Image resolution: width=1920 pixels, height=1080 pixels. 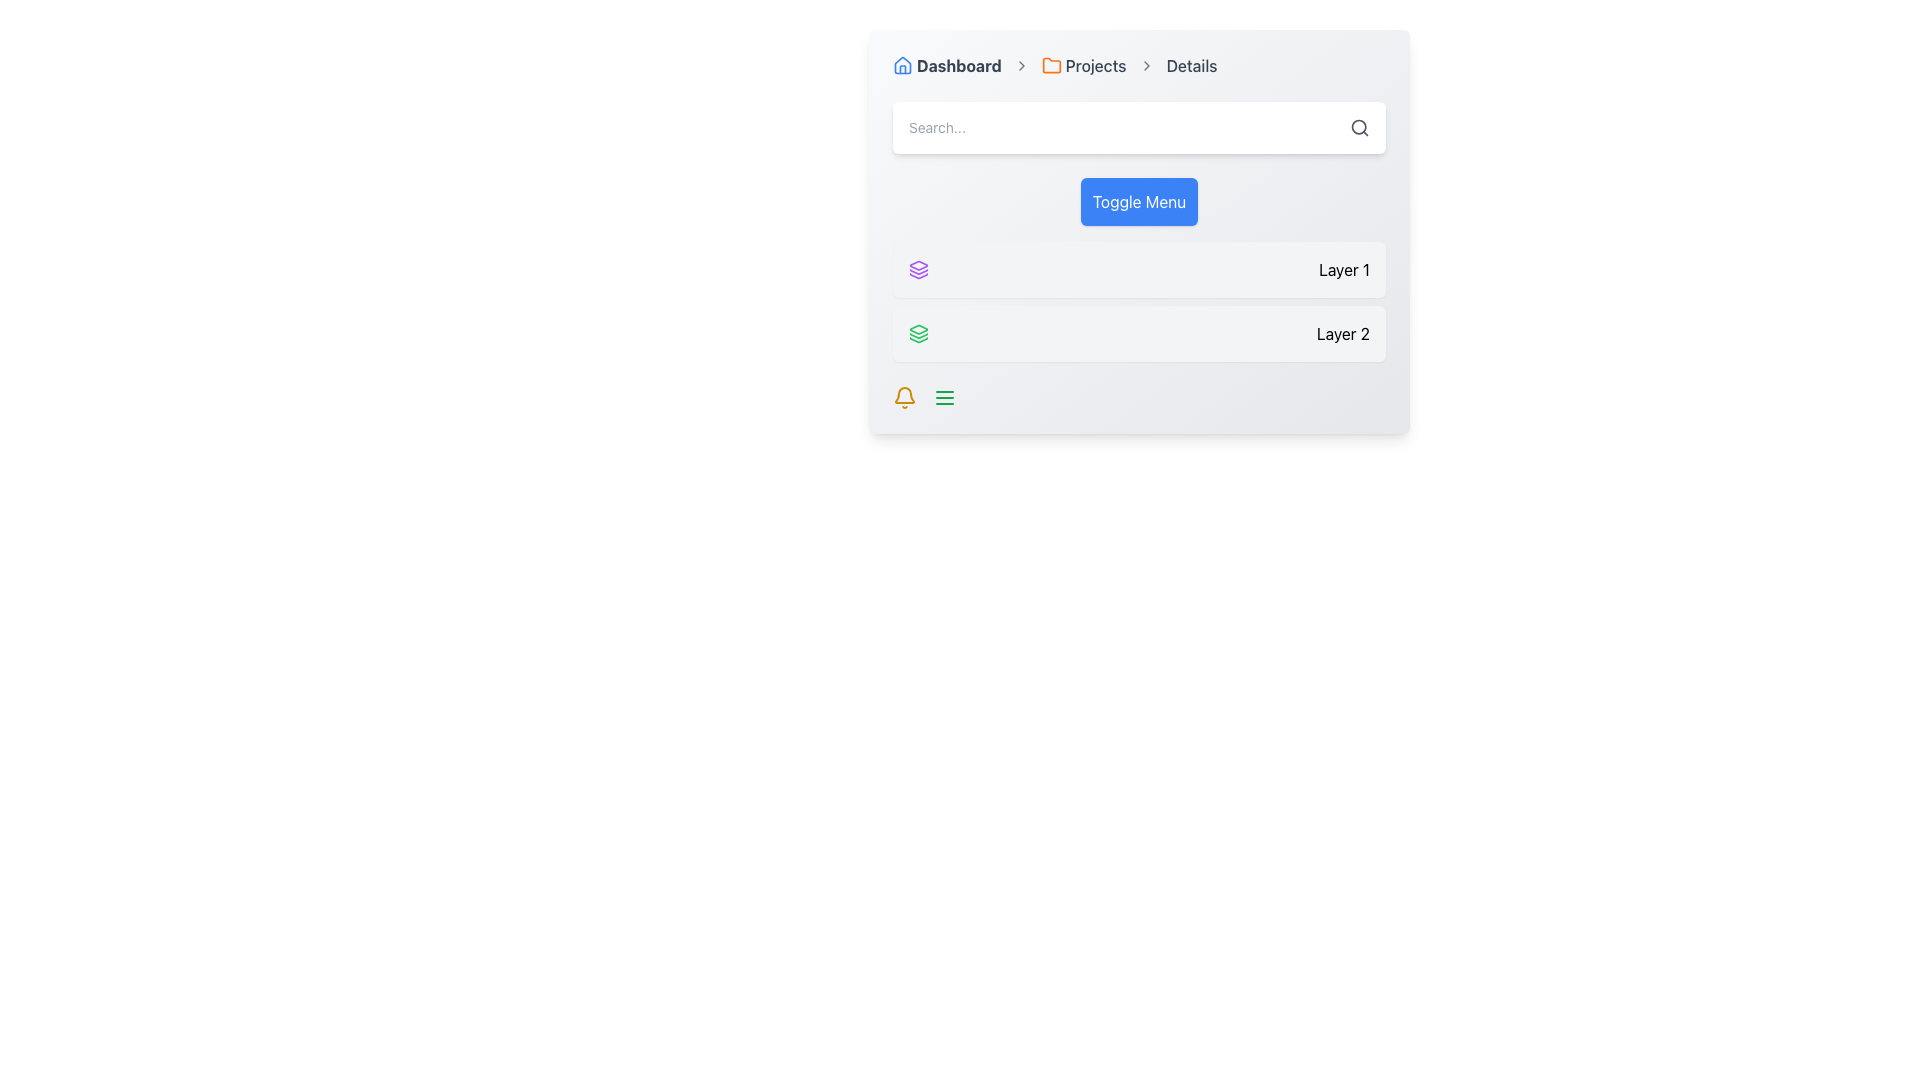 I want to click on the layer icon associated with 'Layer 2', which is located at the left of the 'Layer 2' section, so click(x=917, y=333).